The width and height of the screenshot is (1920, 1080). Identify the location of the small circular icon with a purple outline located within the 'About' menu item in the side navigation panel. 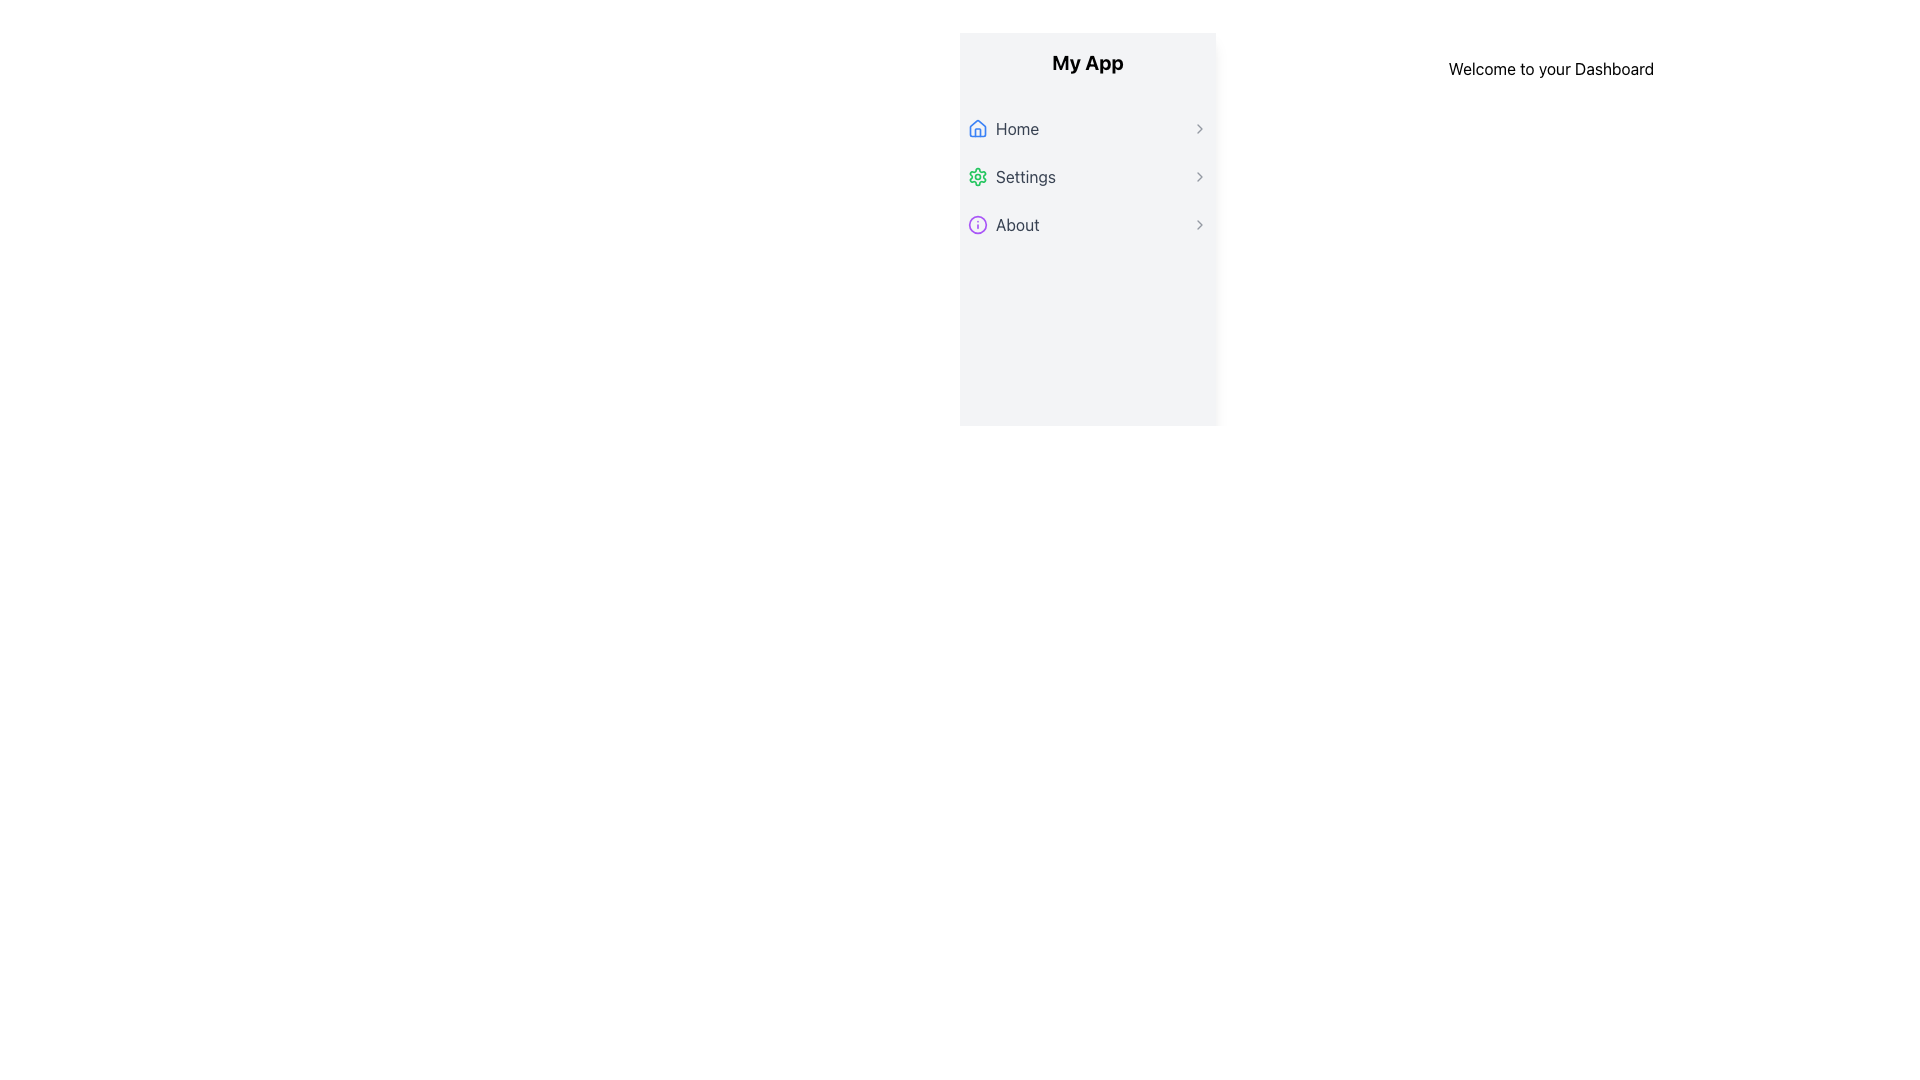
(978, 224).